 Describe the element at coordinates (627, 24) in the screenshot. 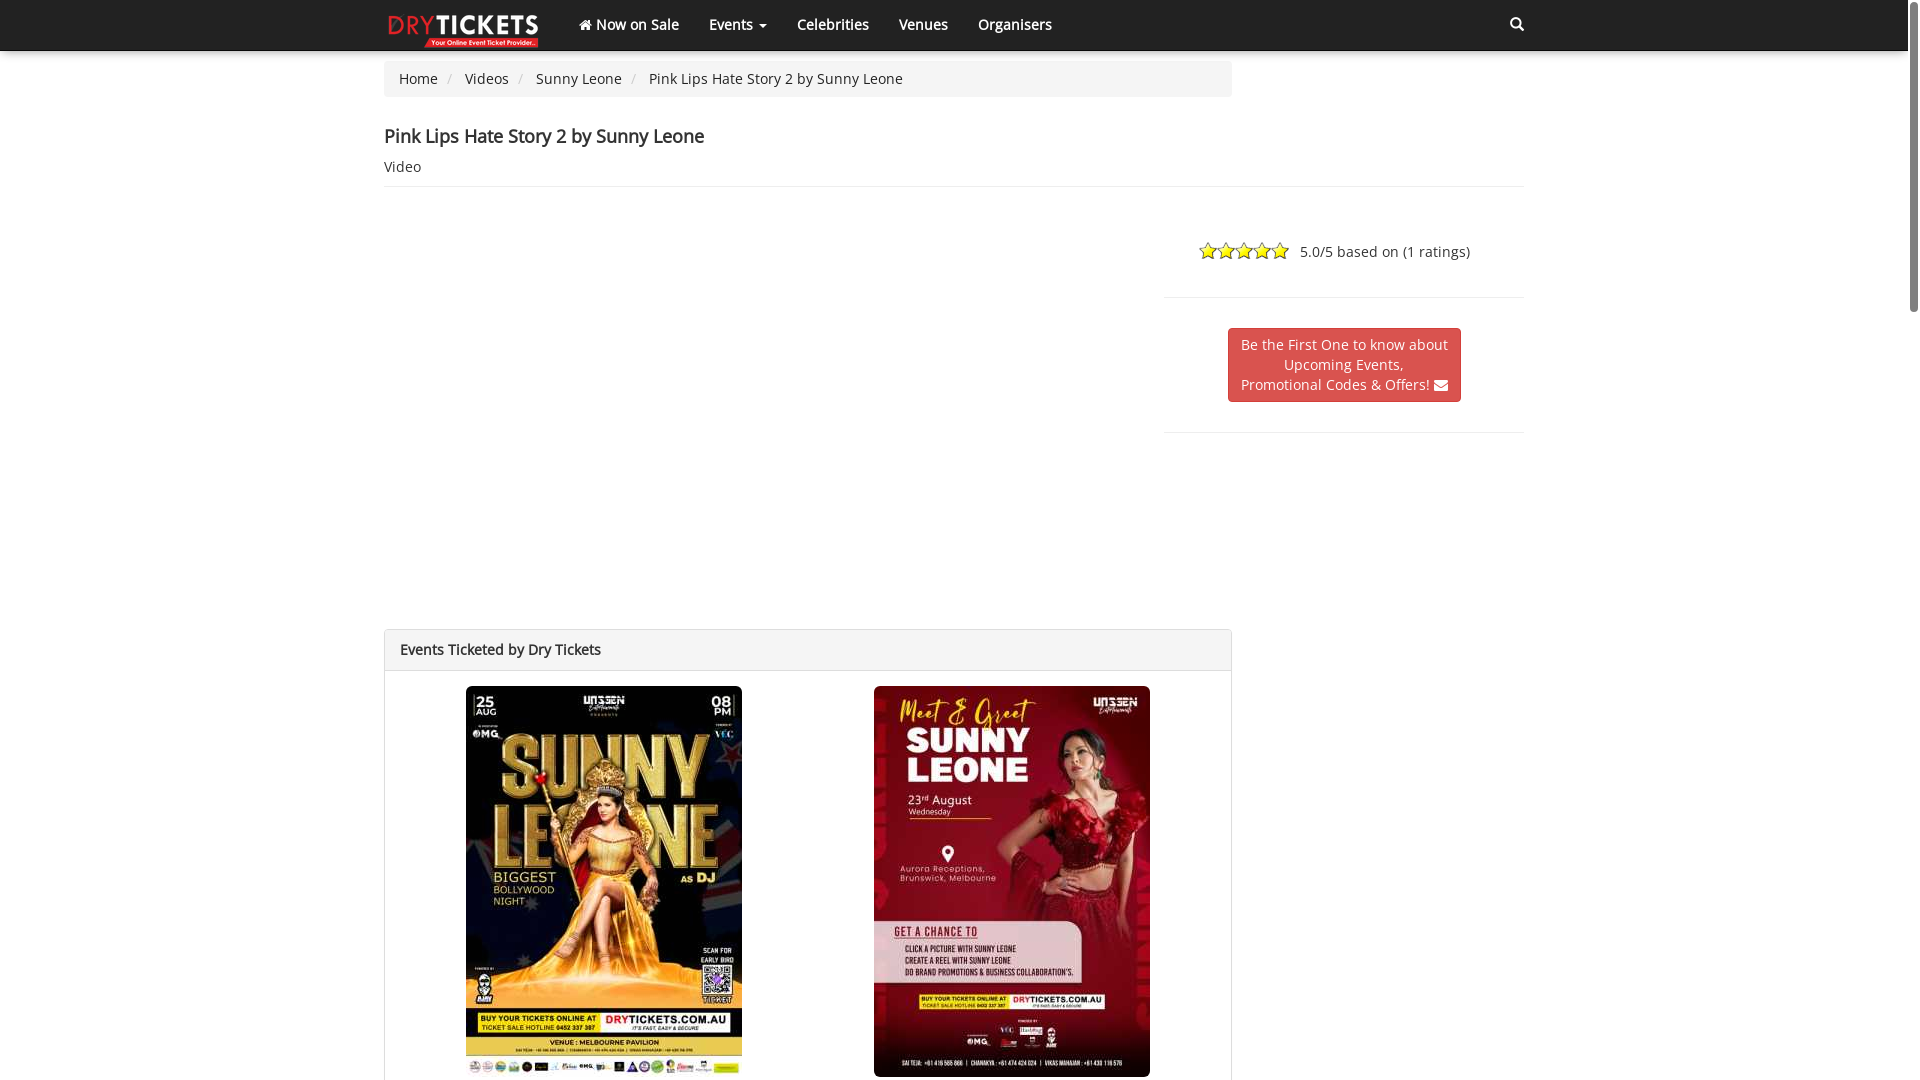

I see `'Now on Sale'` at that location.